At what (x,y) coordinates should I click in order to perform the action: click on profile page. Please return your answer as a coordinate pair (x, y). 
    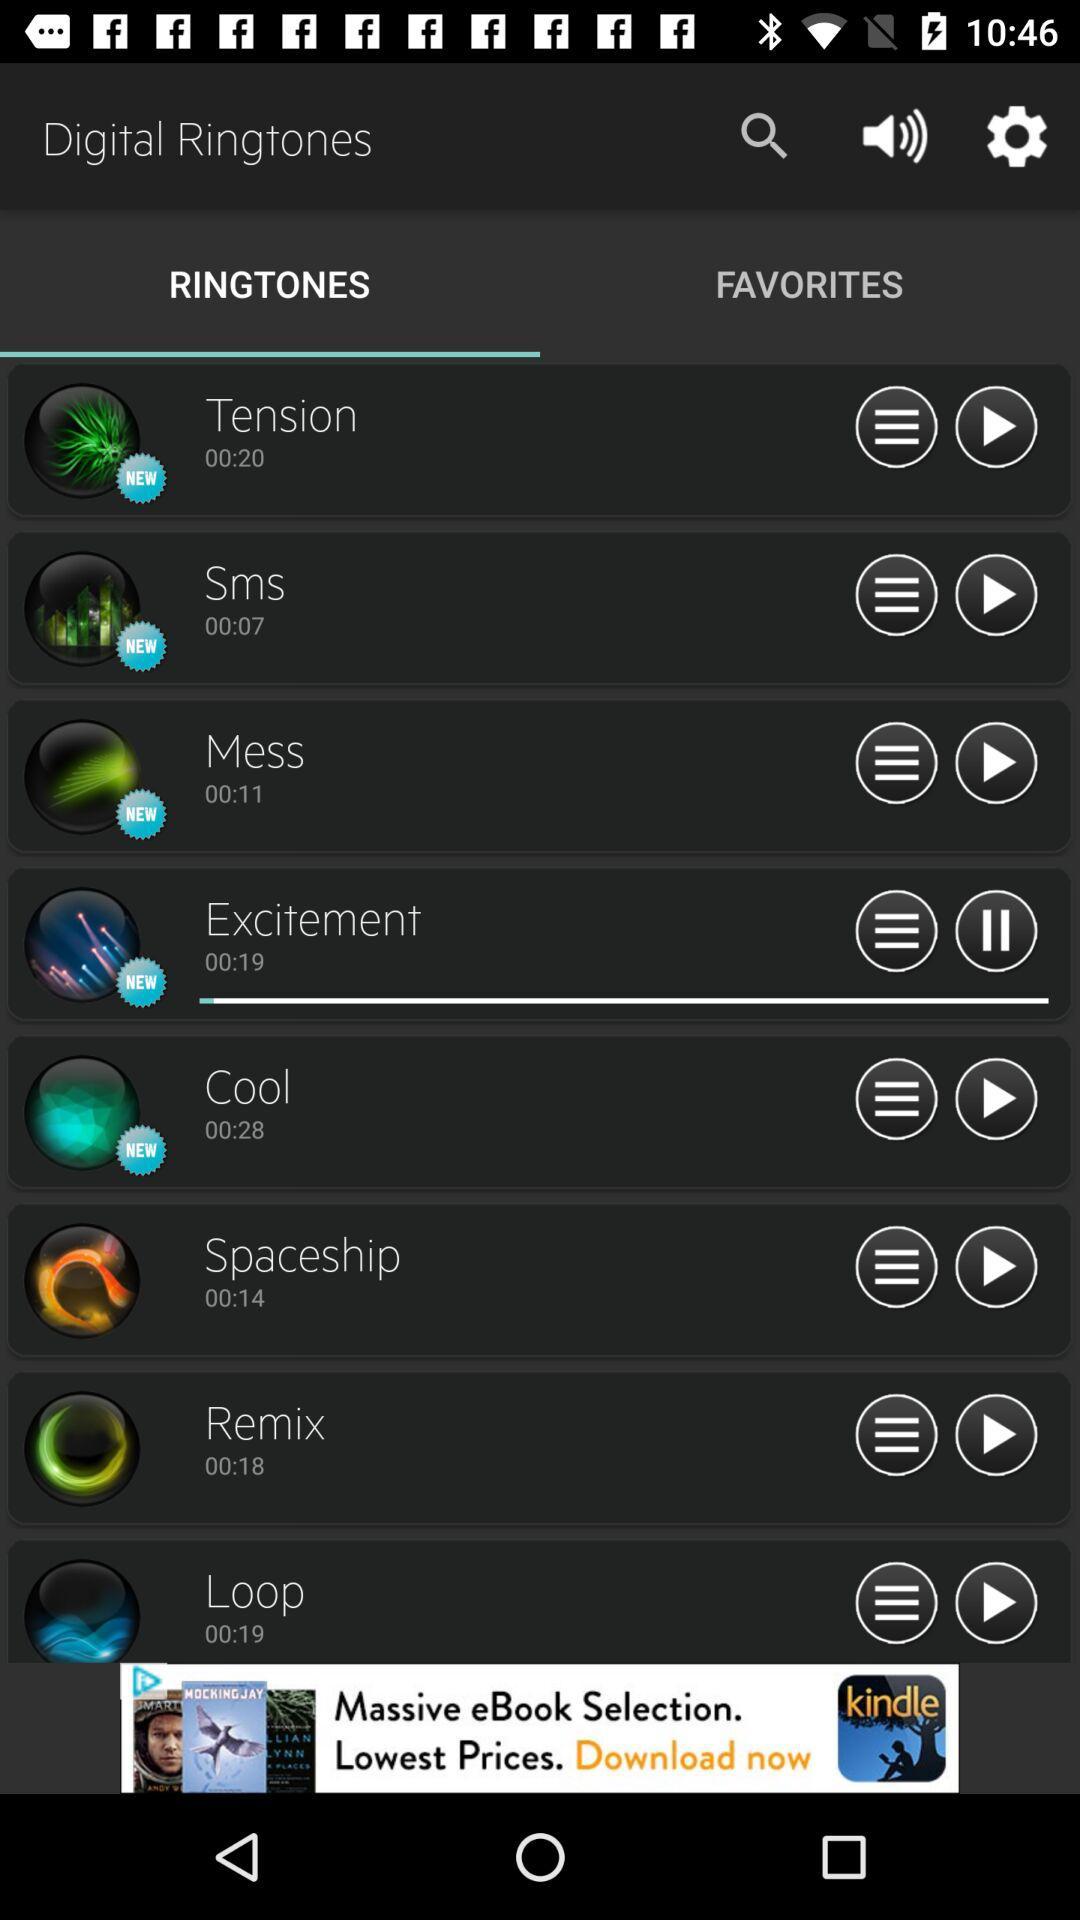
    Looking at the image, I should click on (80, 1281).